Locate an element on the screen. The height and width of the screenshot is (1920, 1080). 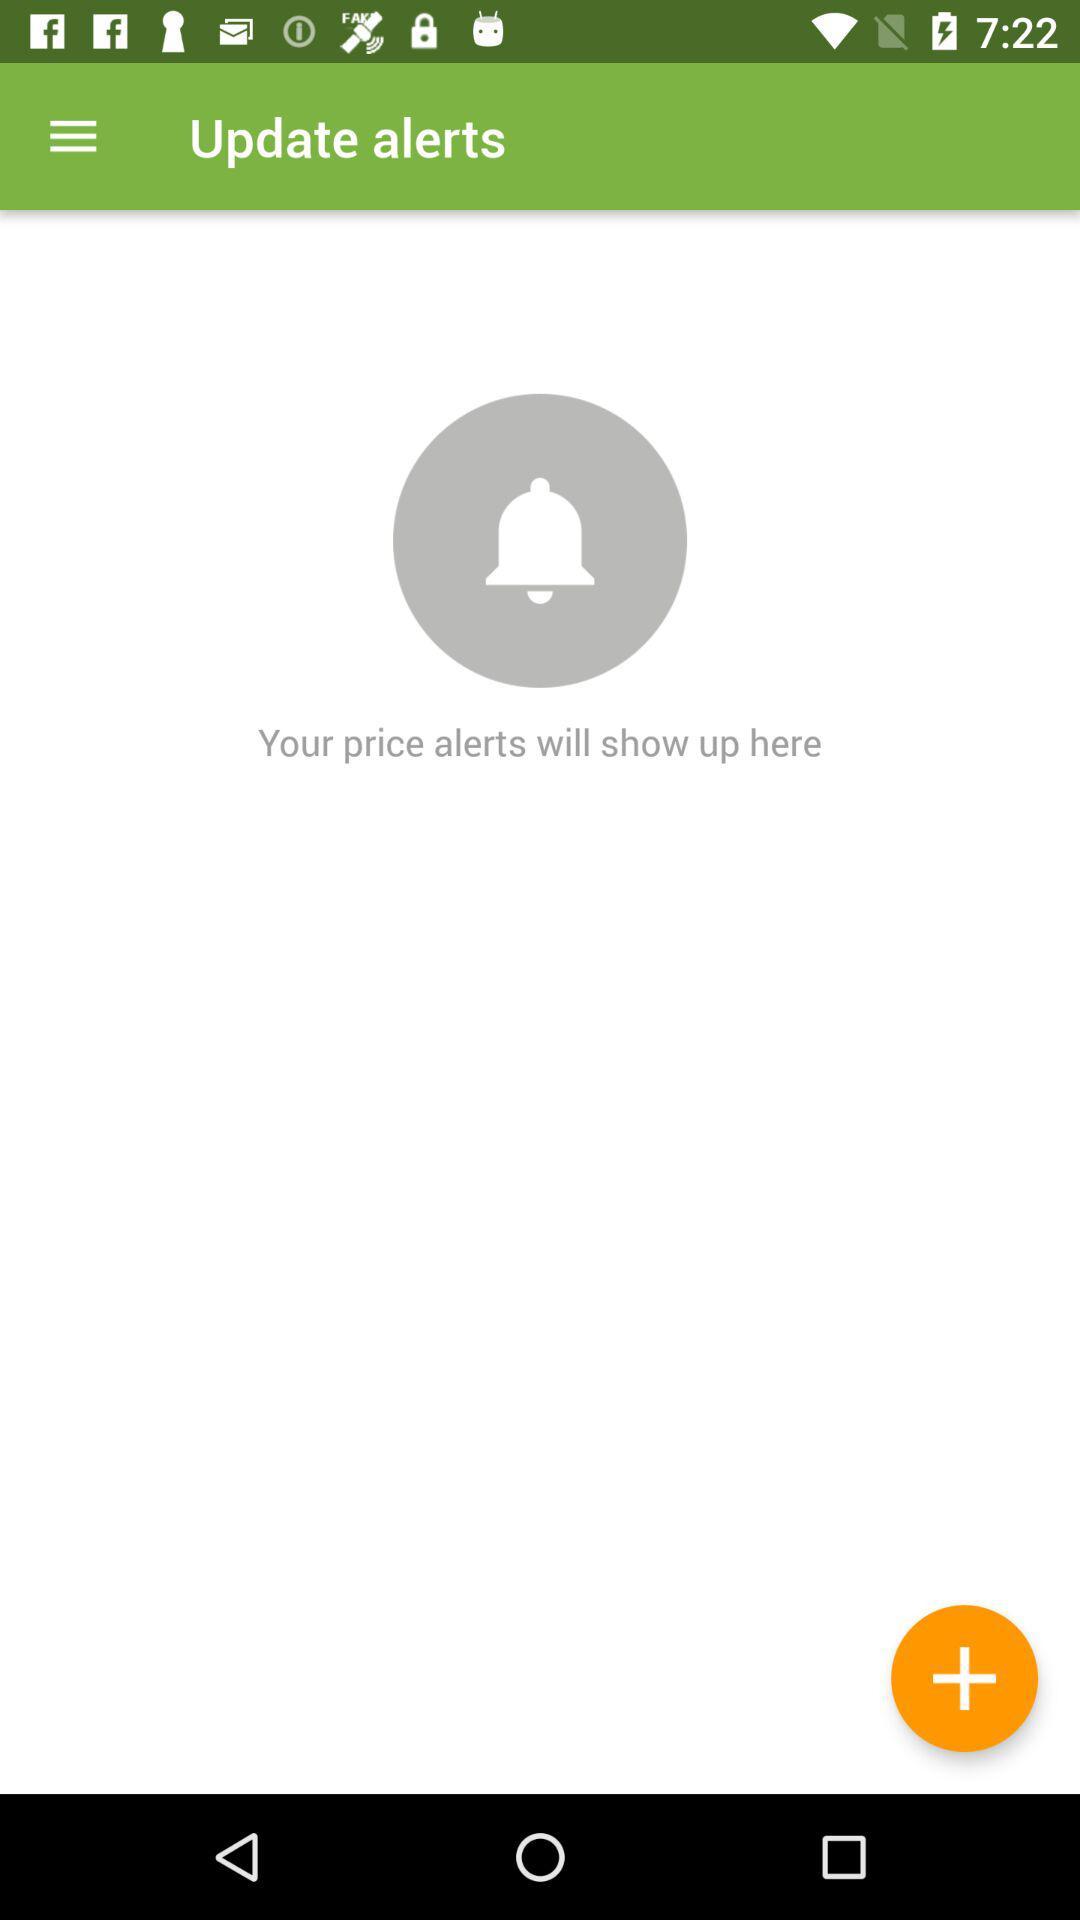
more update alerts options is located at coordinates (72, 135).